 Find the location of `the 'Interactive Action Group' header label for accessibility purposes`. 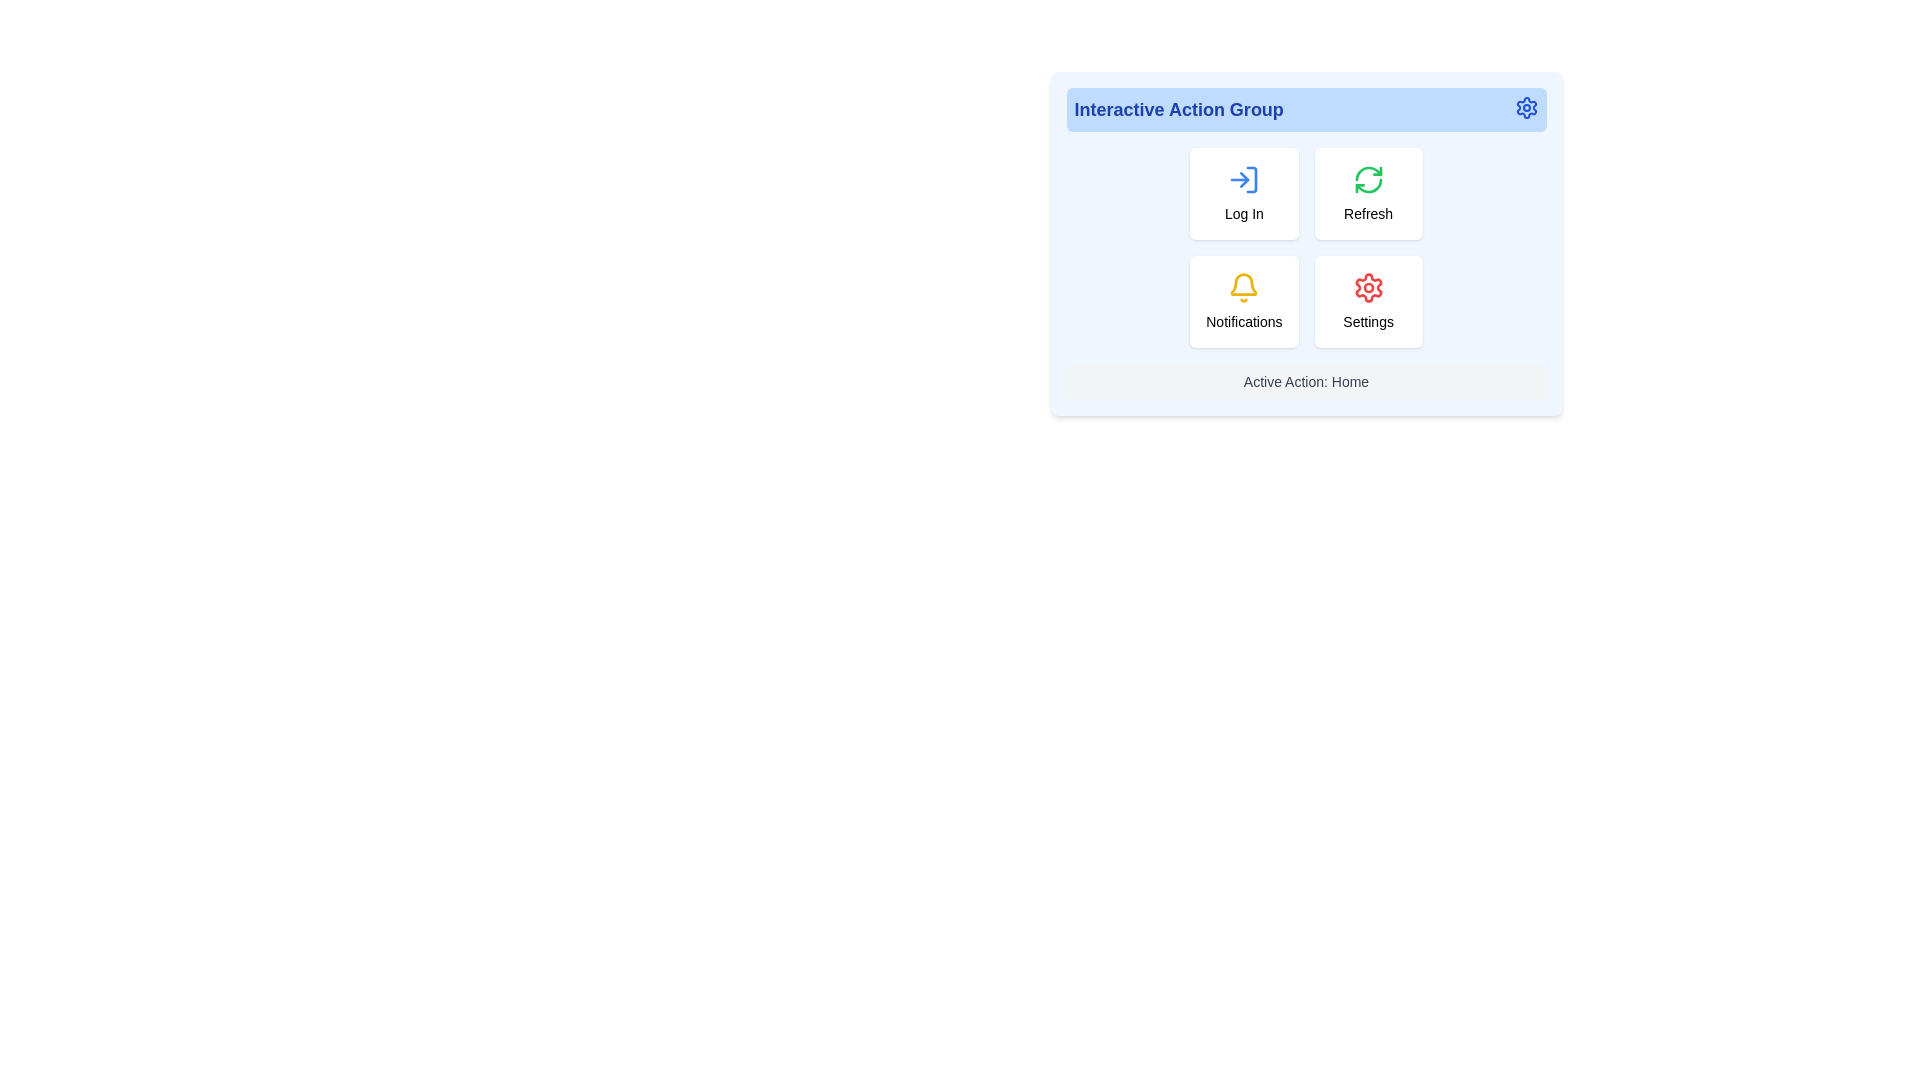

the 'Interactive Action Group' header label for accessibility purposes is located at coordinates (1179, 110).